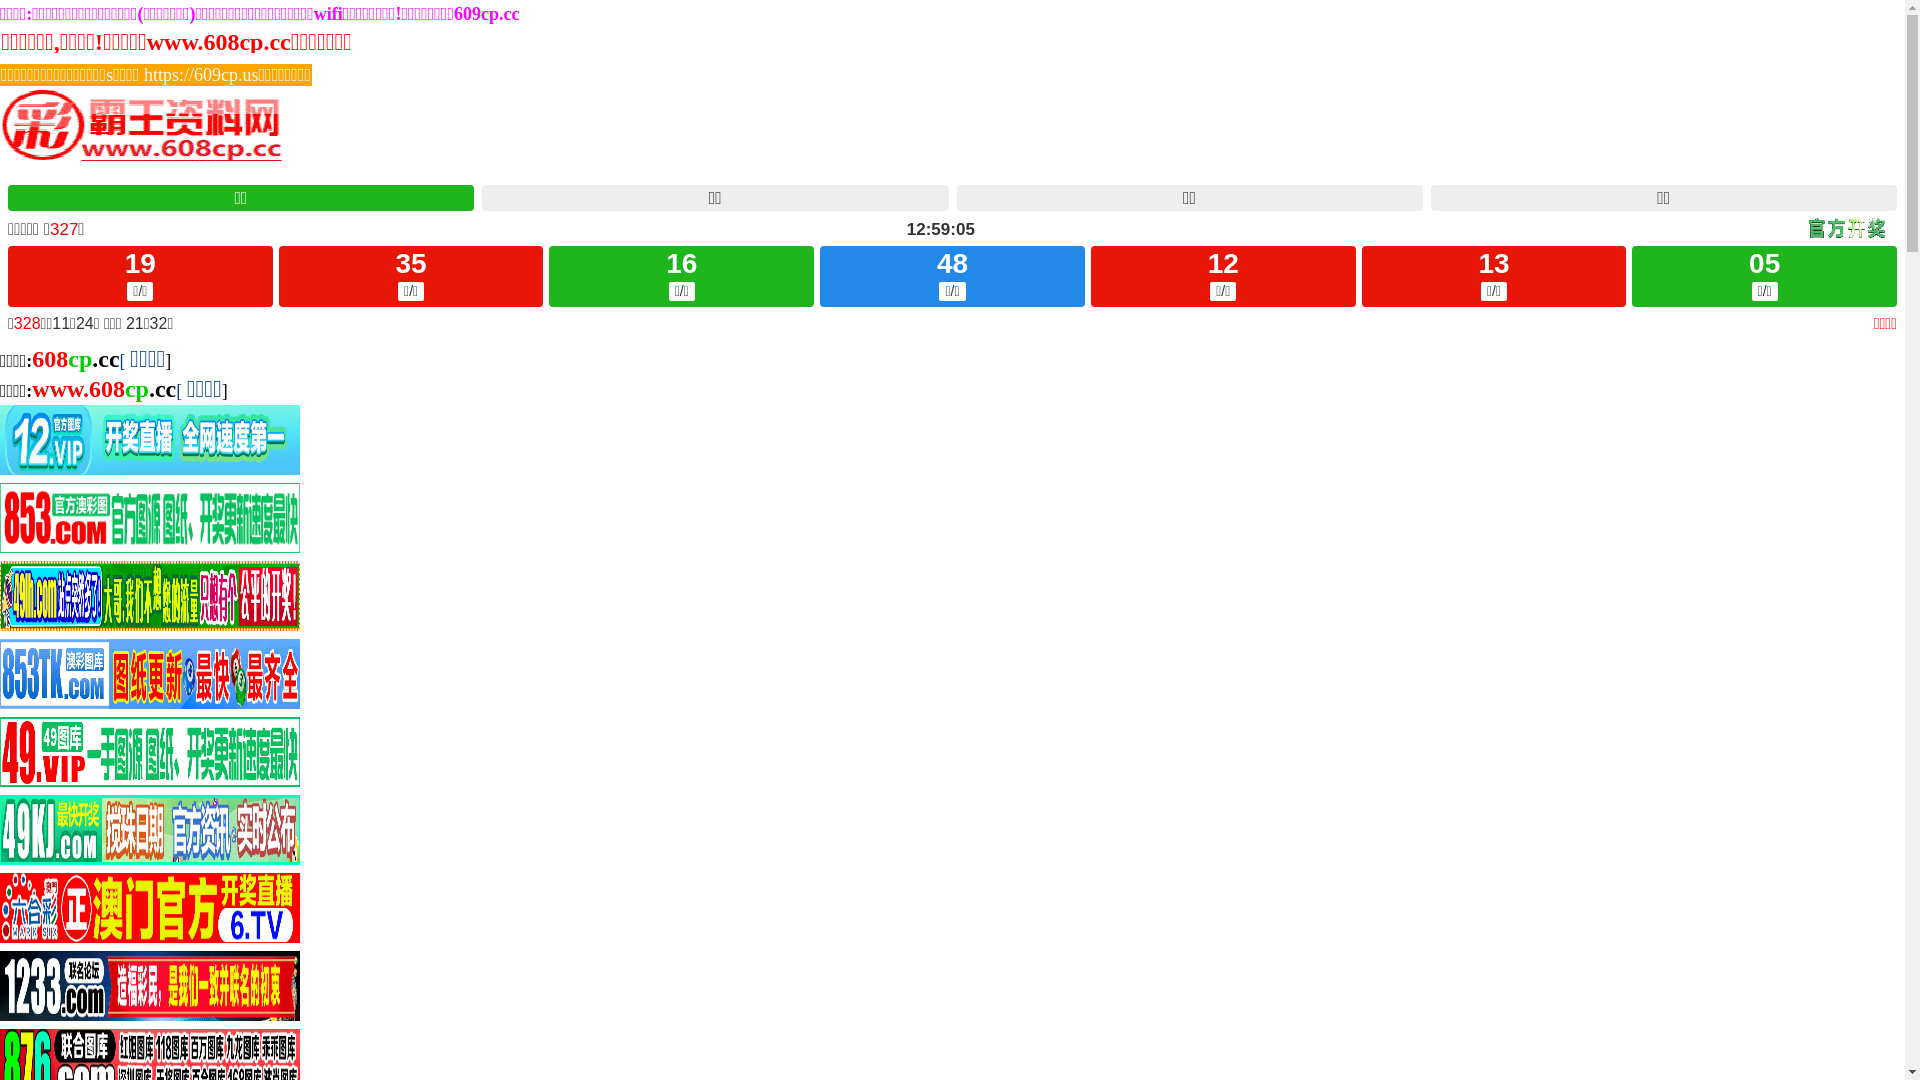  What do you see at coordinates (105, 390) in the screenshot?
I see `'www.608cp.cc['` at bounding box center [105, 390].